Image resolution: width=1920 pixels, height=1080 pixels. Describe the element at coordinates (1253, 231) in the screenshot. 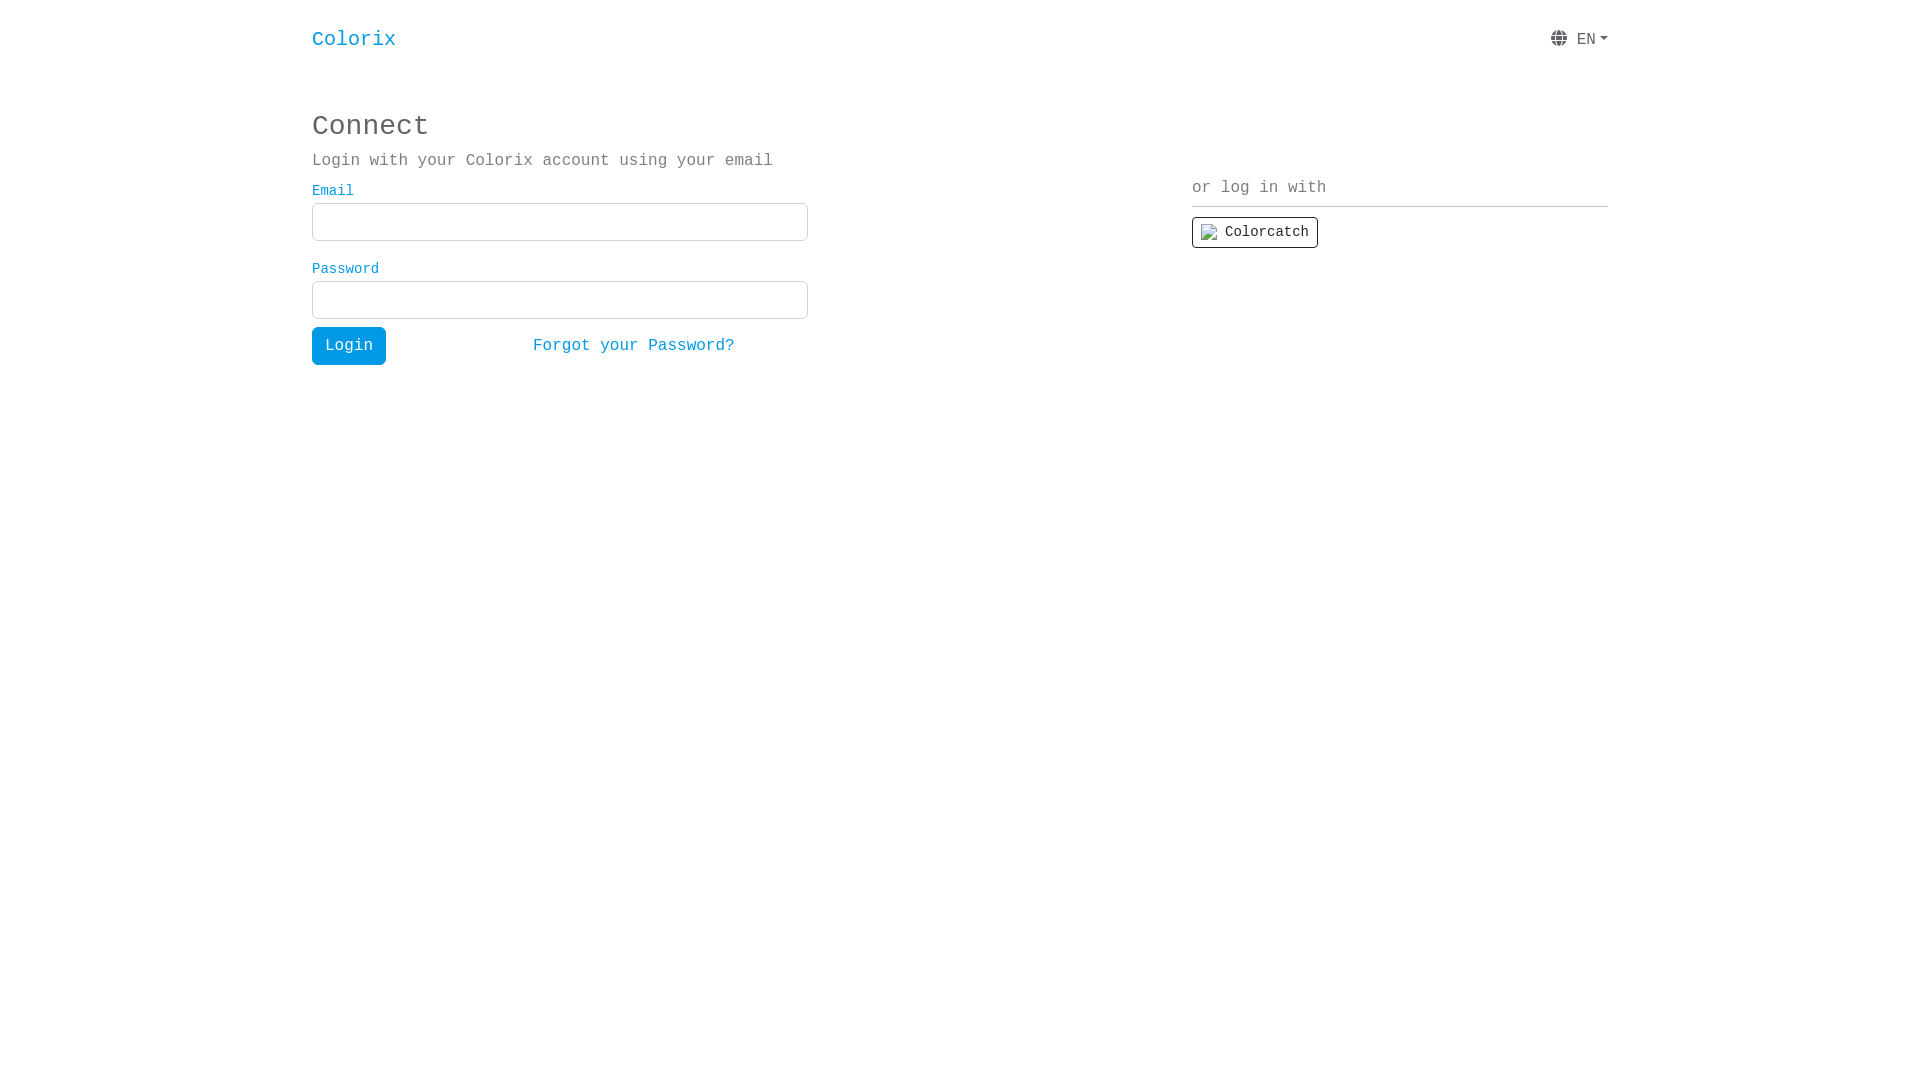

I see `'Colorcatch'` at that location.